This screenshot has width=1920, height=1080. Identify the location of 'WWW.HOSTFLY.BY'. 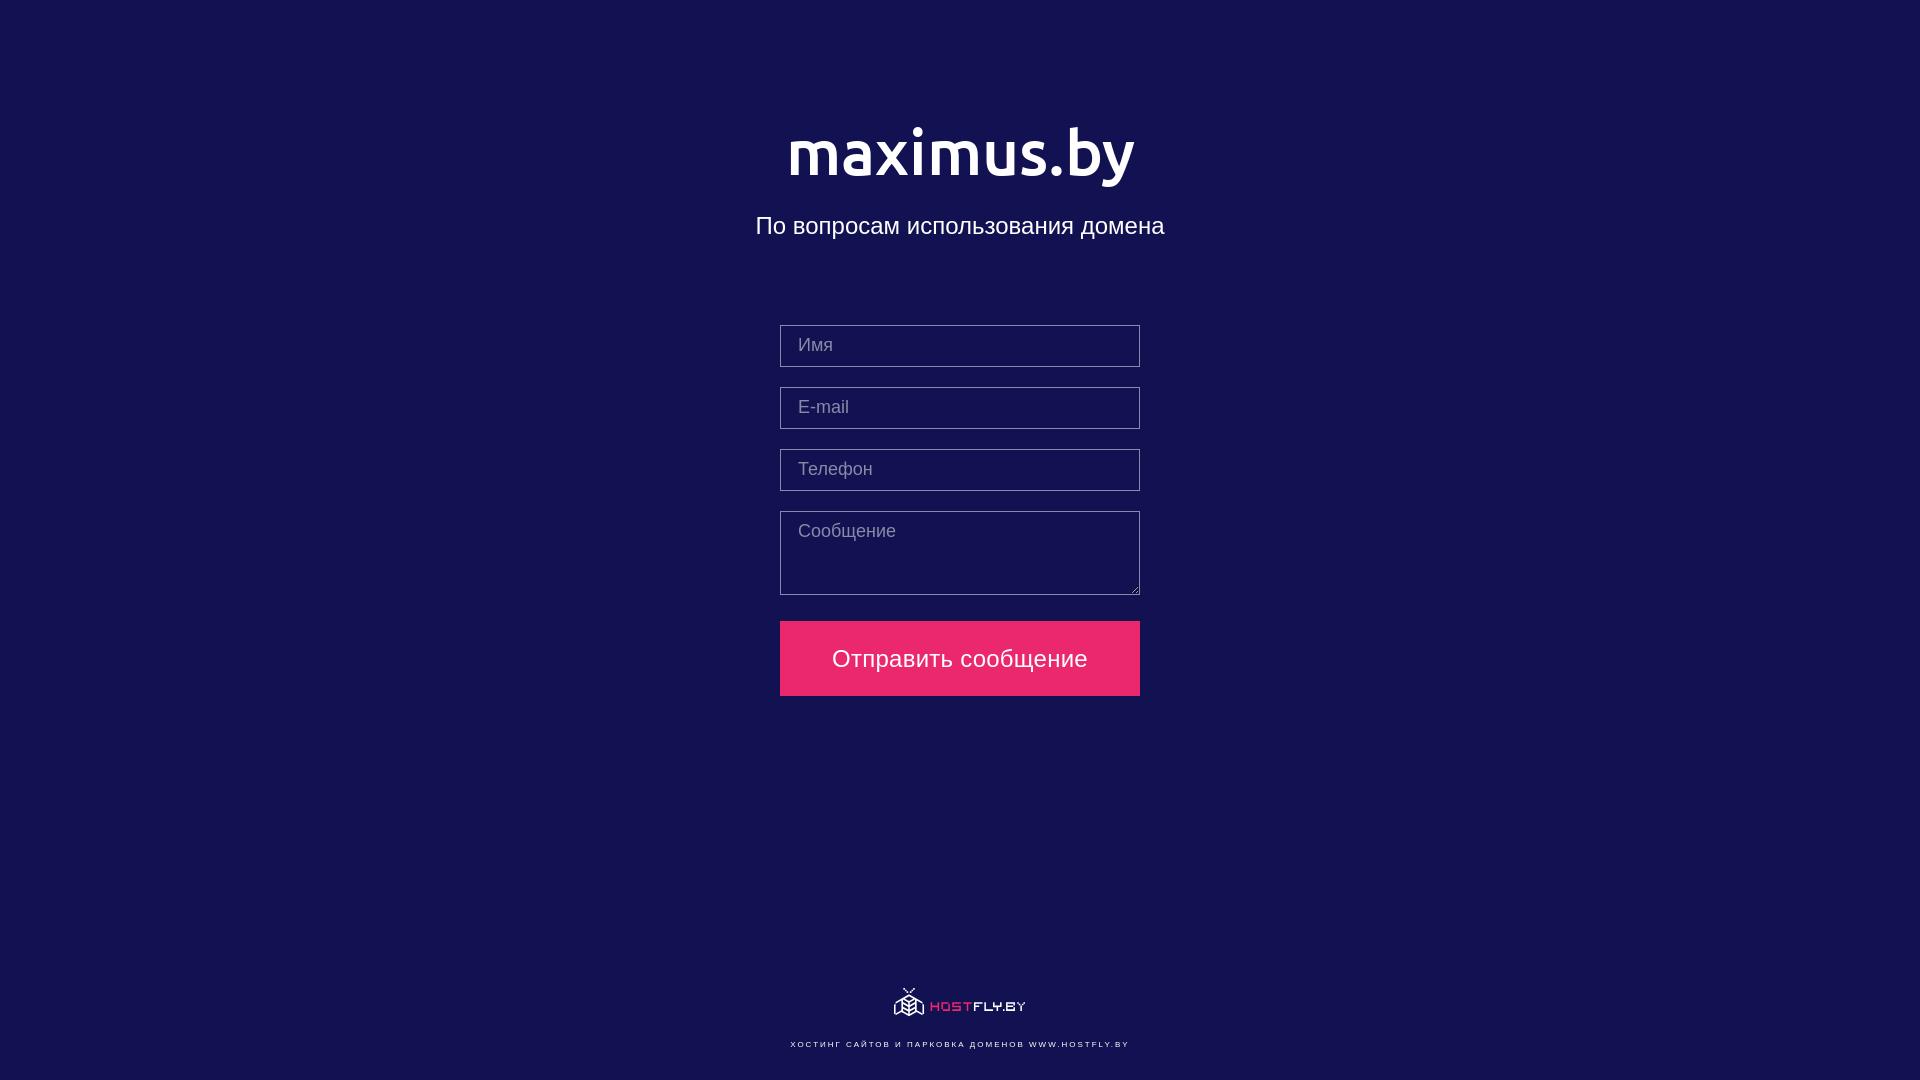
(1078, 1043).